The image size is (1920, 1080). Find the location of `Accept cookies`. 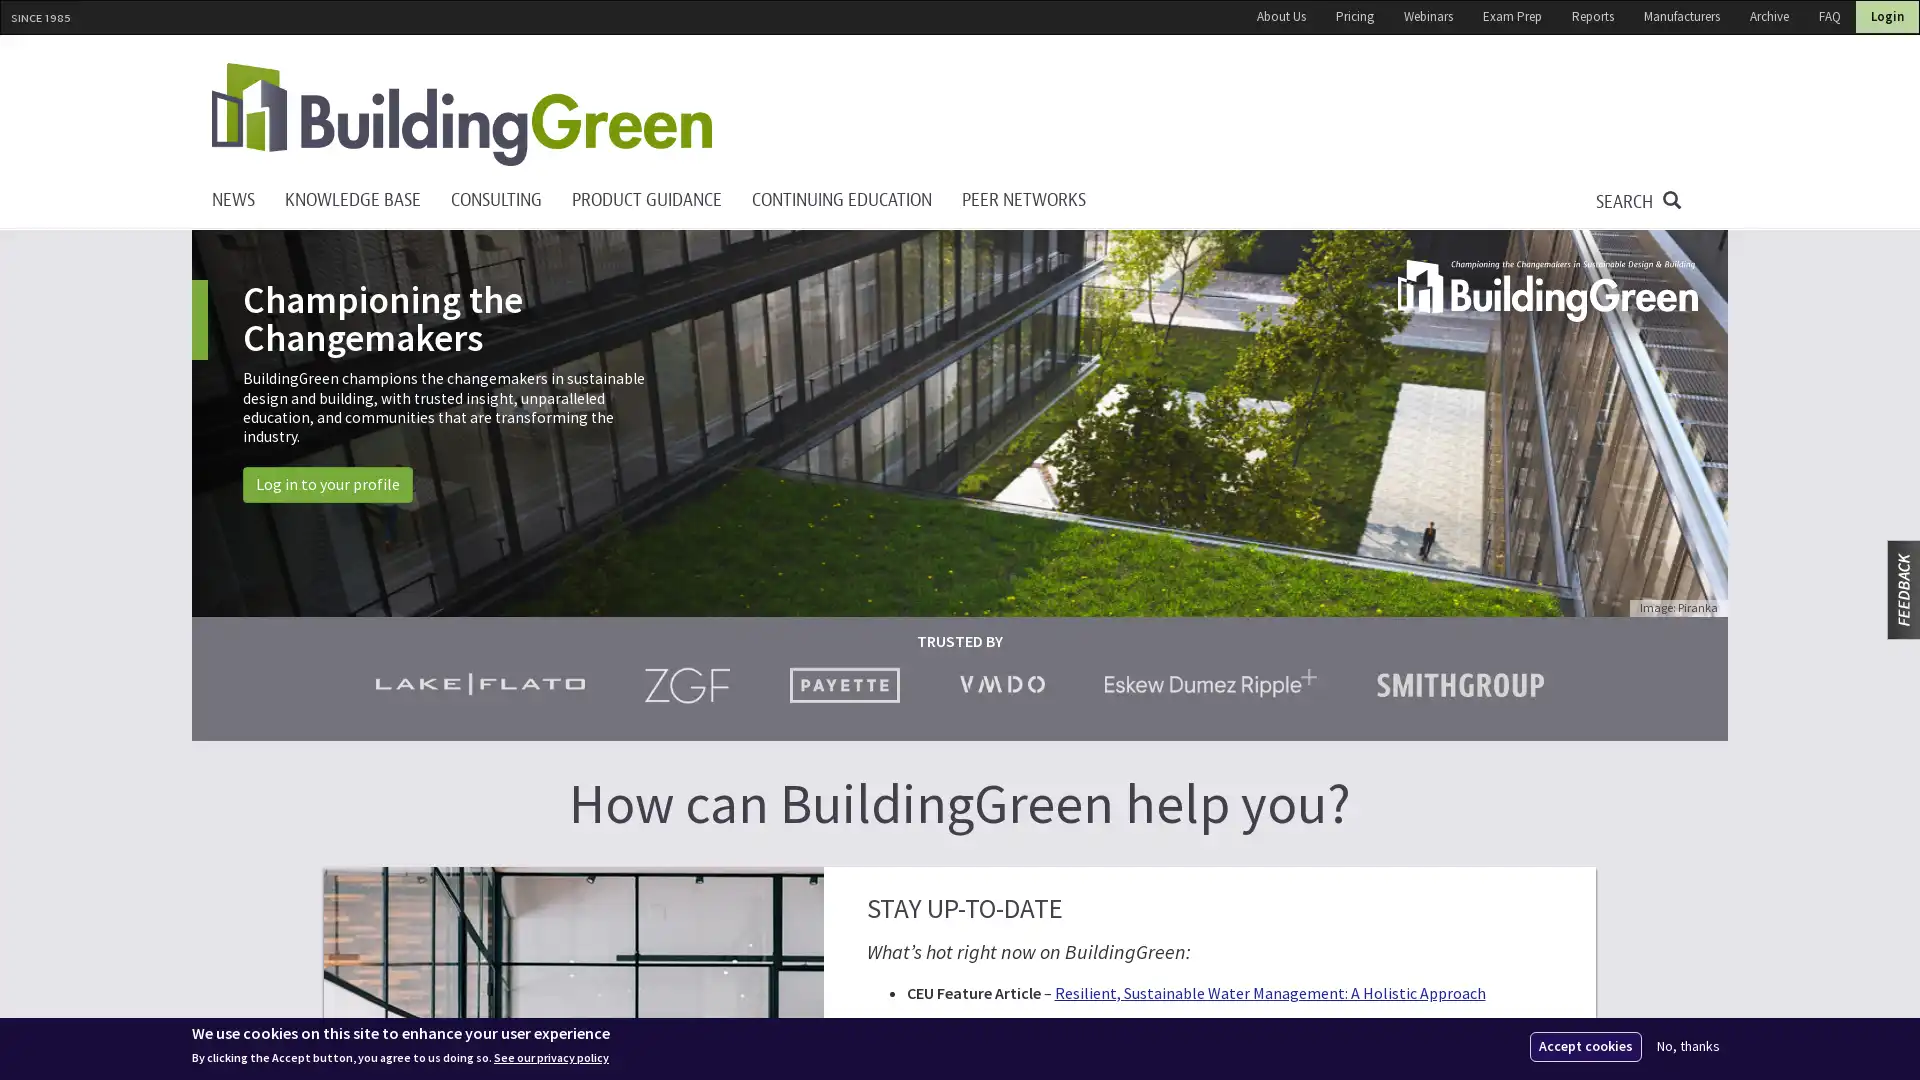

Accept cookies is located at coordinates (1584, 1045).